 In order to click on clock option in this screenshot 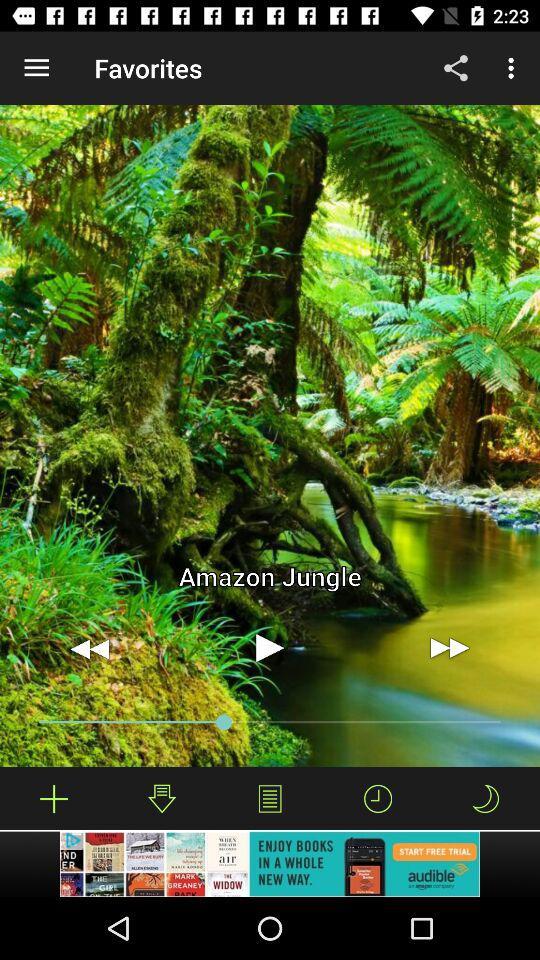, I will do `click(378, 798)`.